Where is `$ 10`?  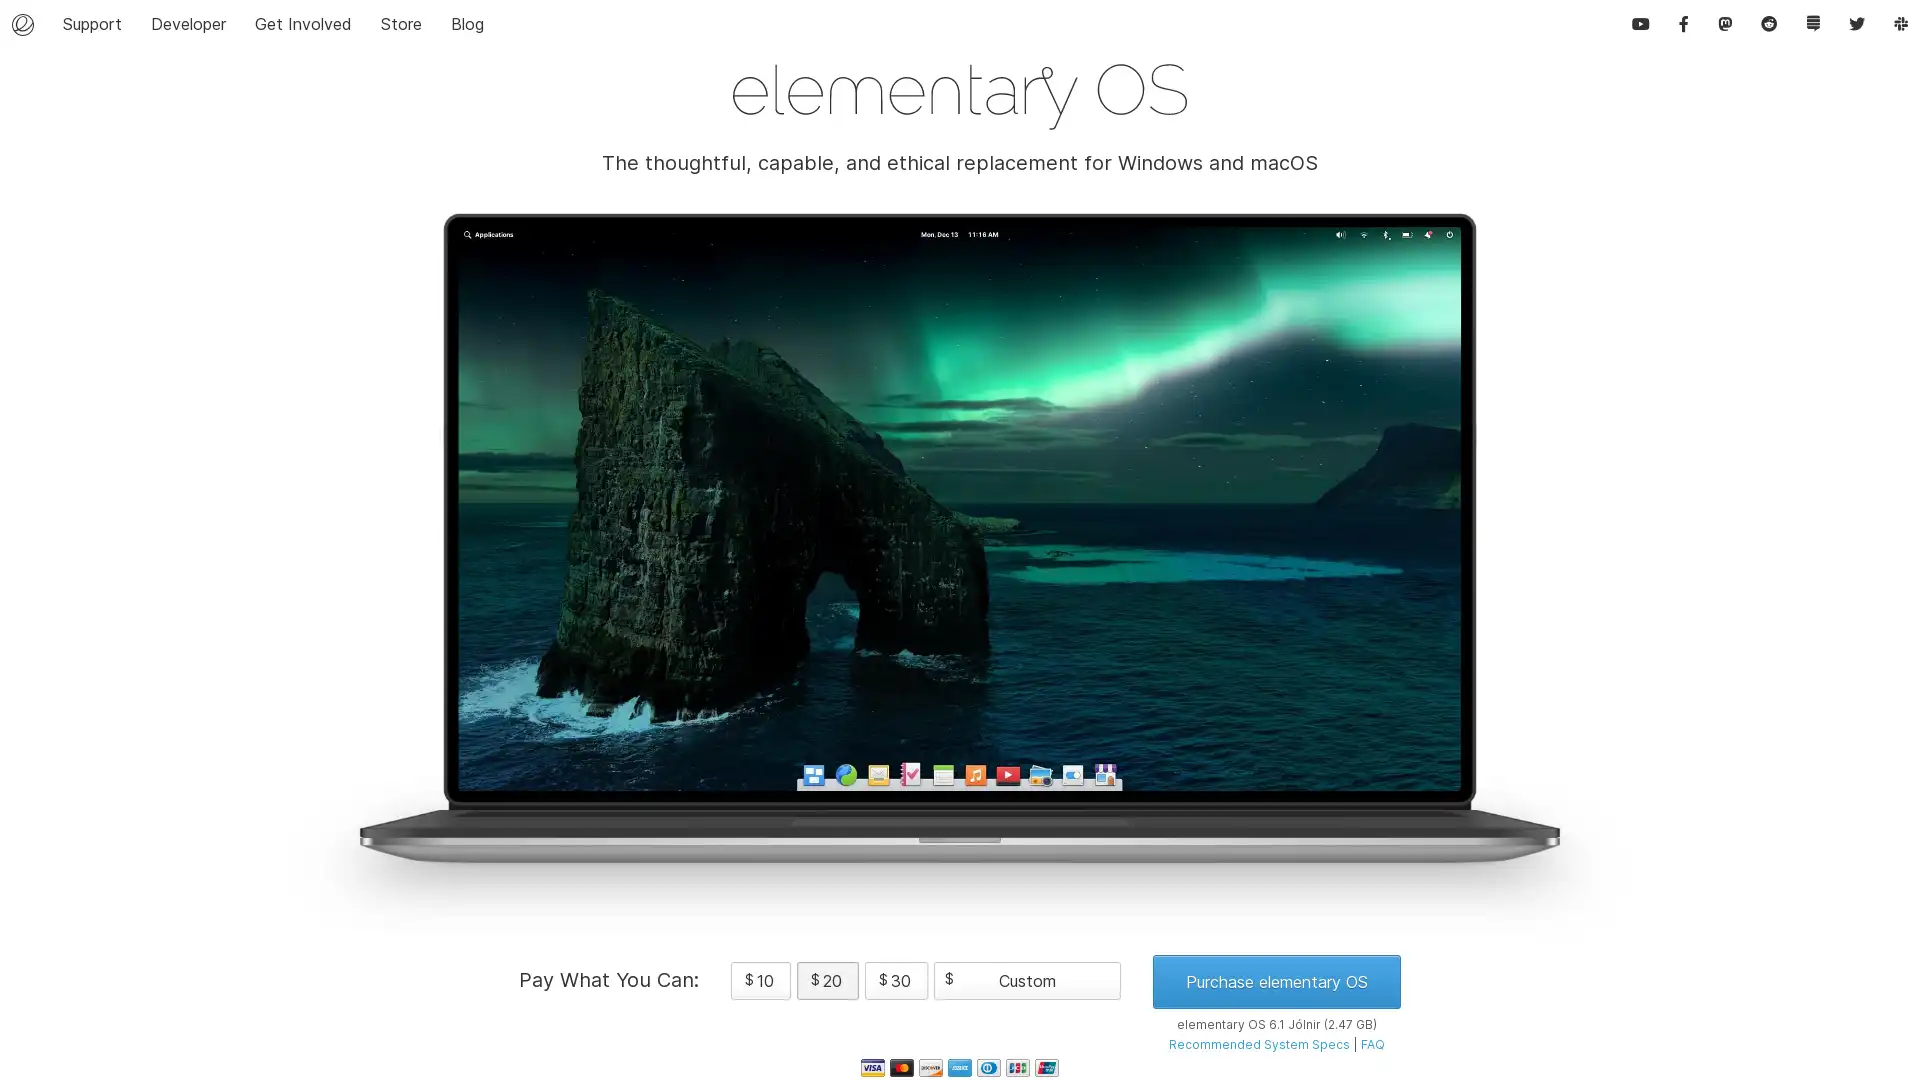
$ 10 is located at coordinates (760, 979).